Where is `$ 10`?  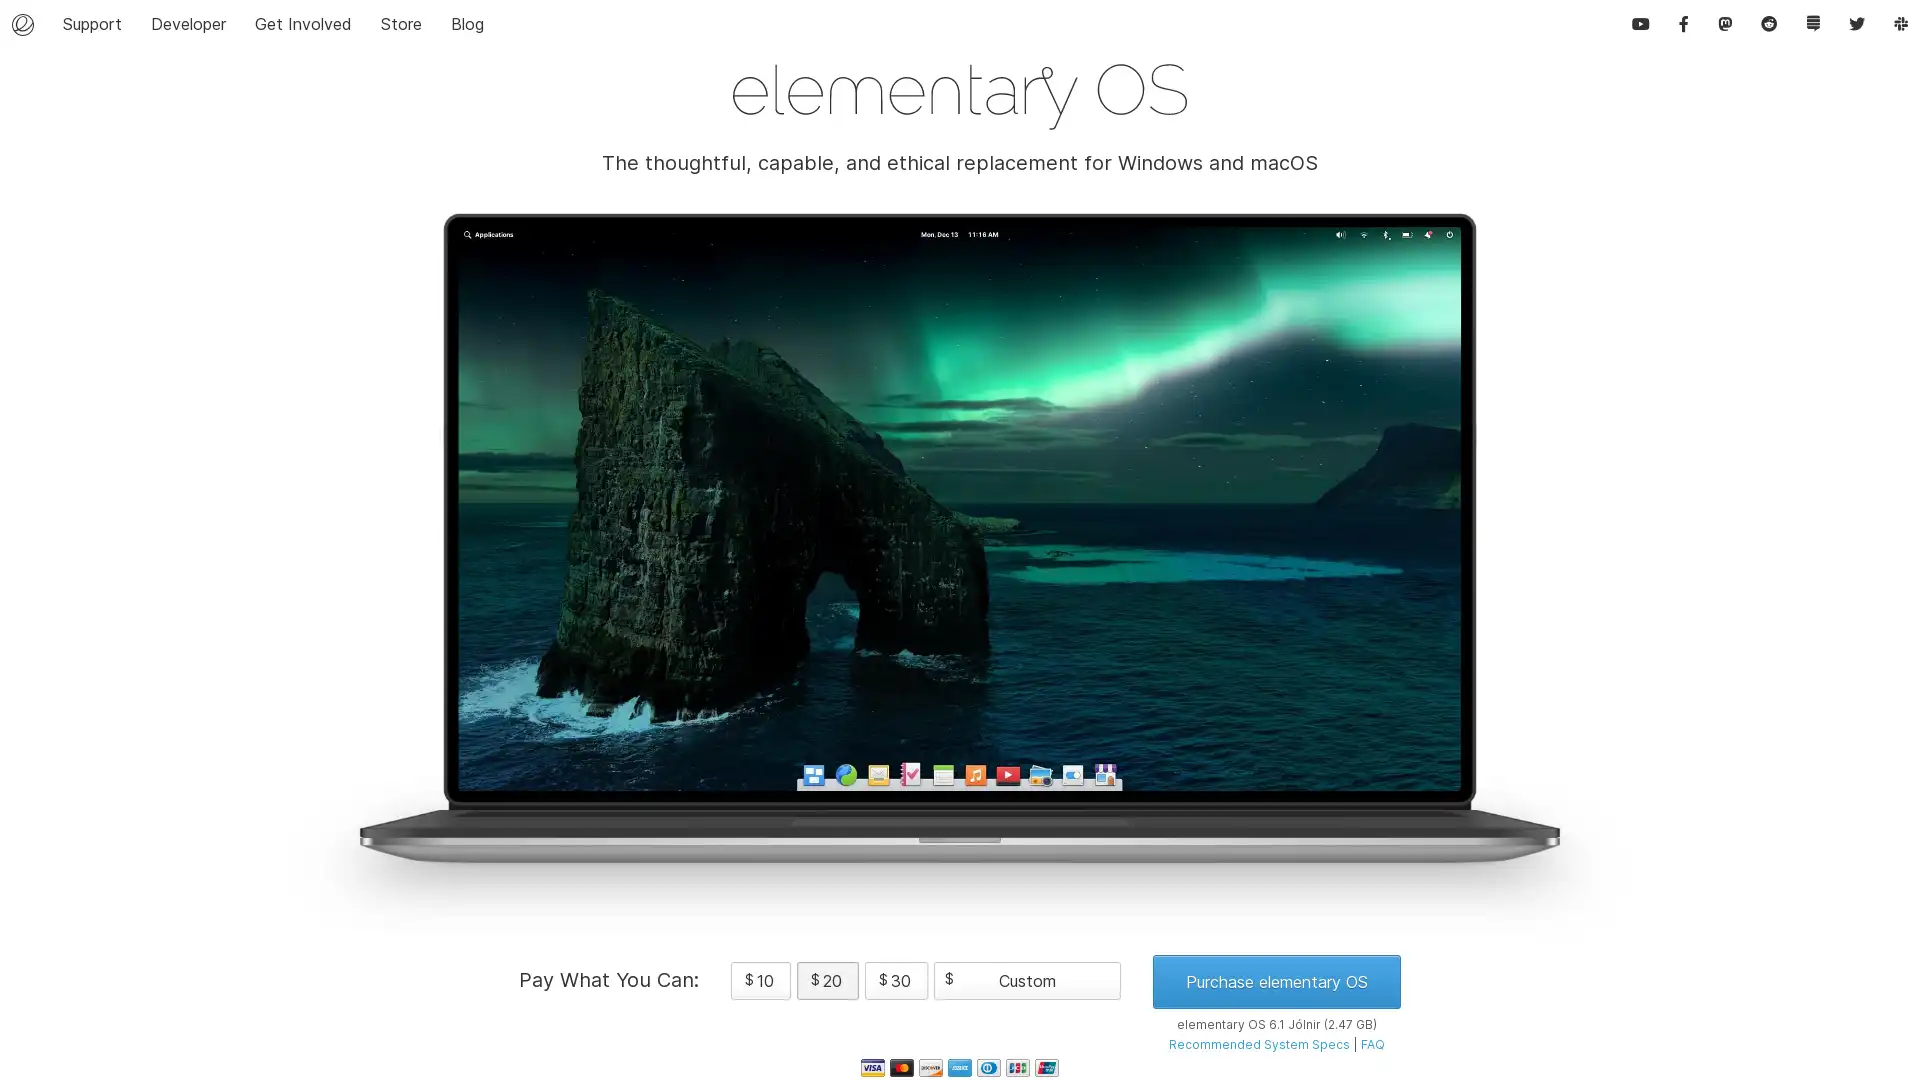
$ 10 is located at coordinates (760, 979).